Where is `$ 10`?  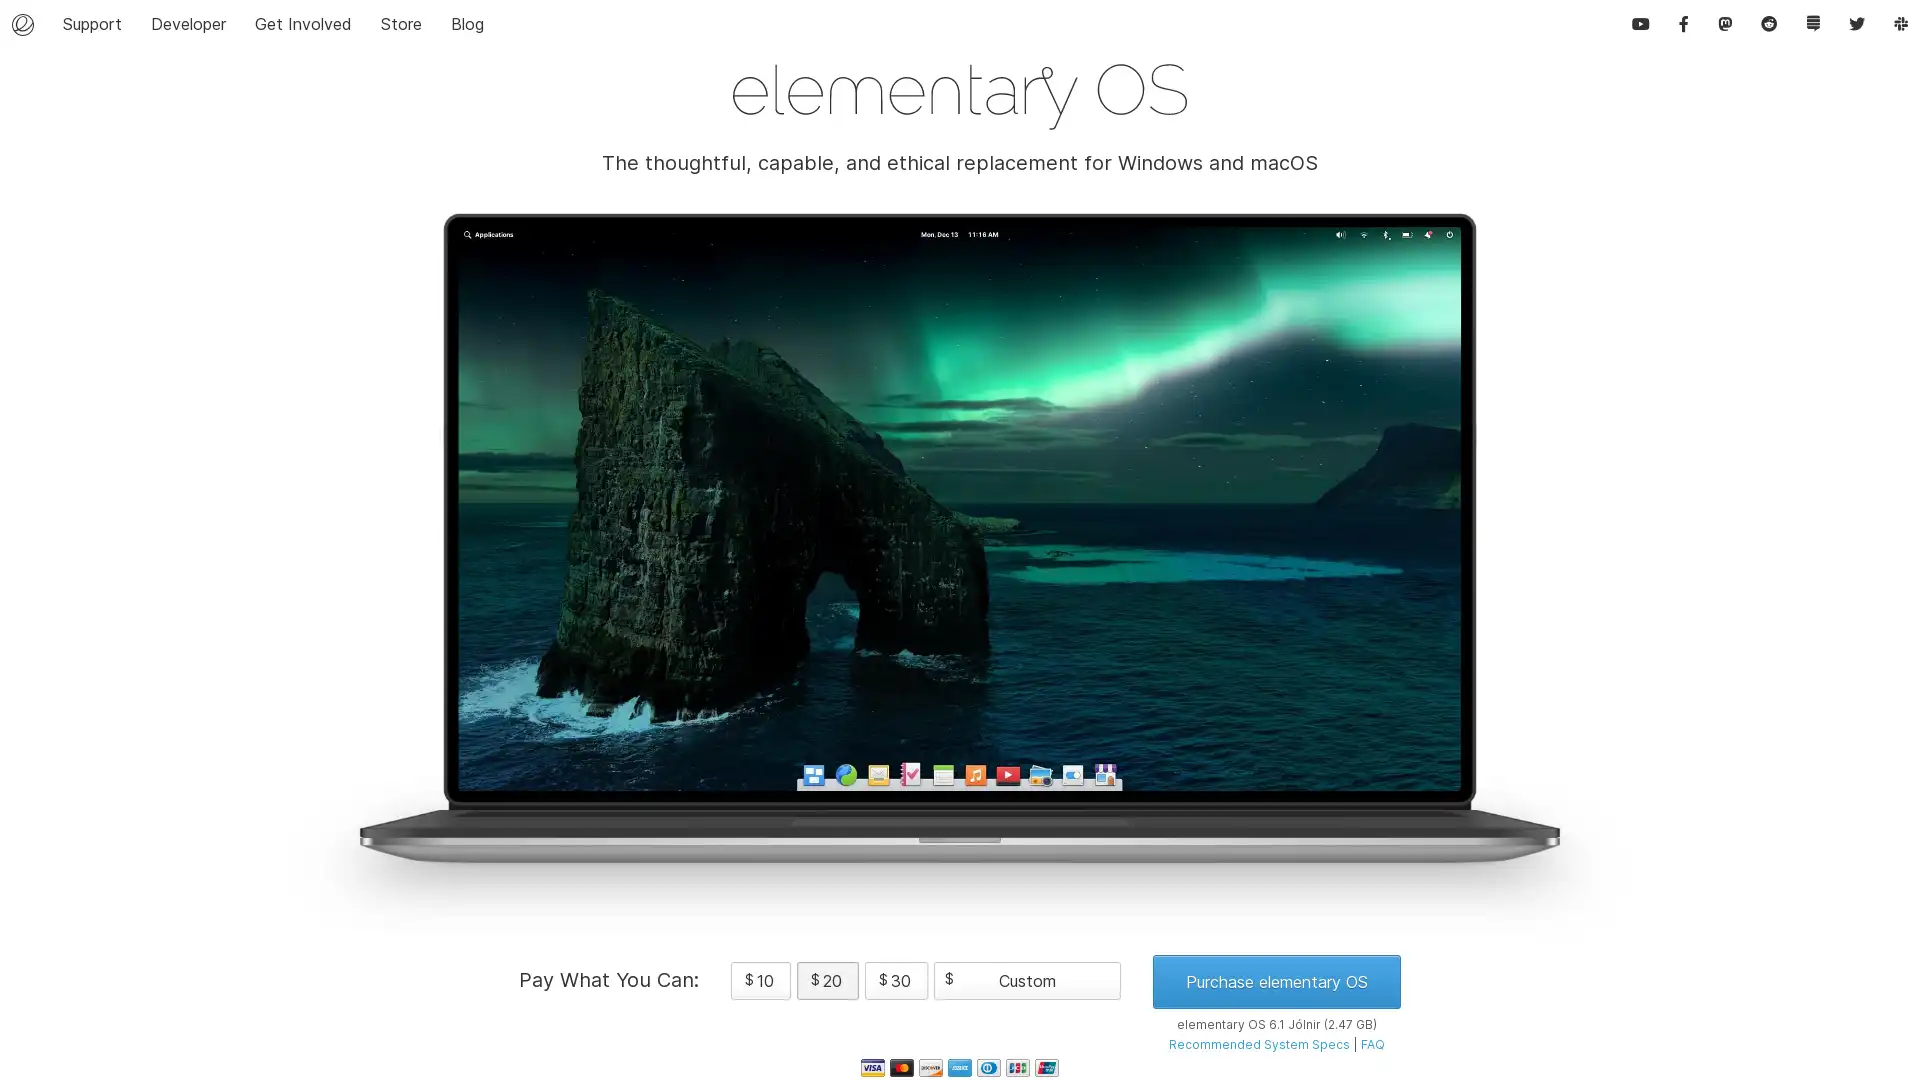
$ 10 is located at coordinates (760, 979).